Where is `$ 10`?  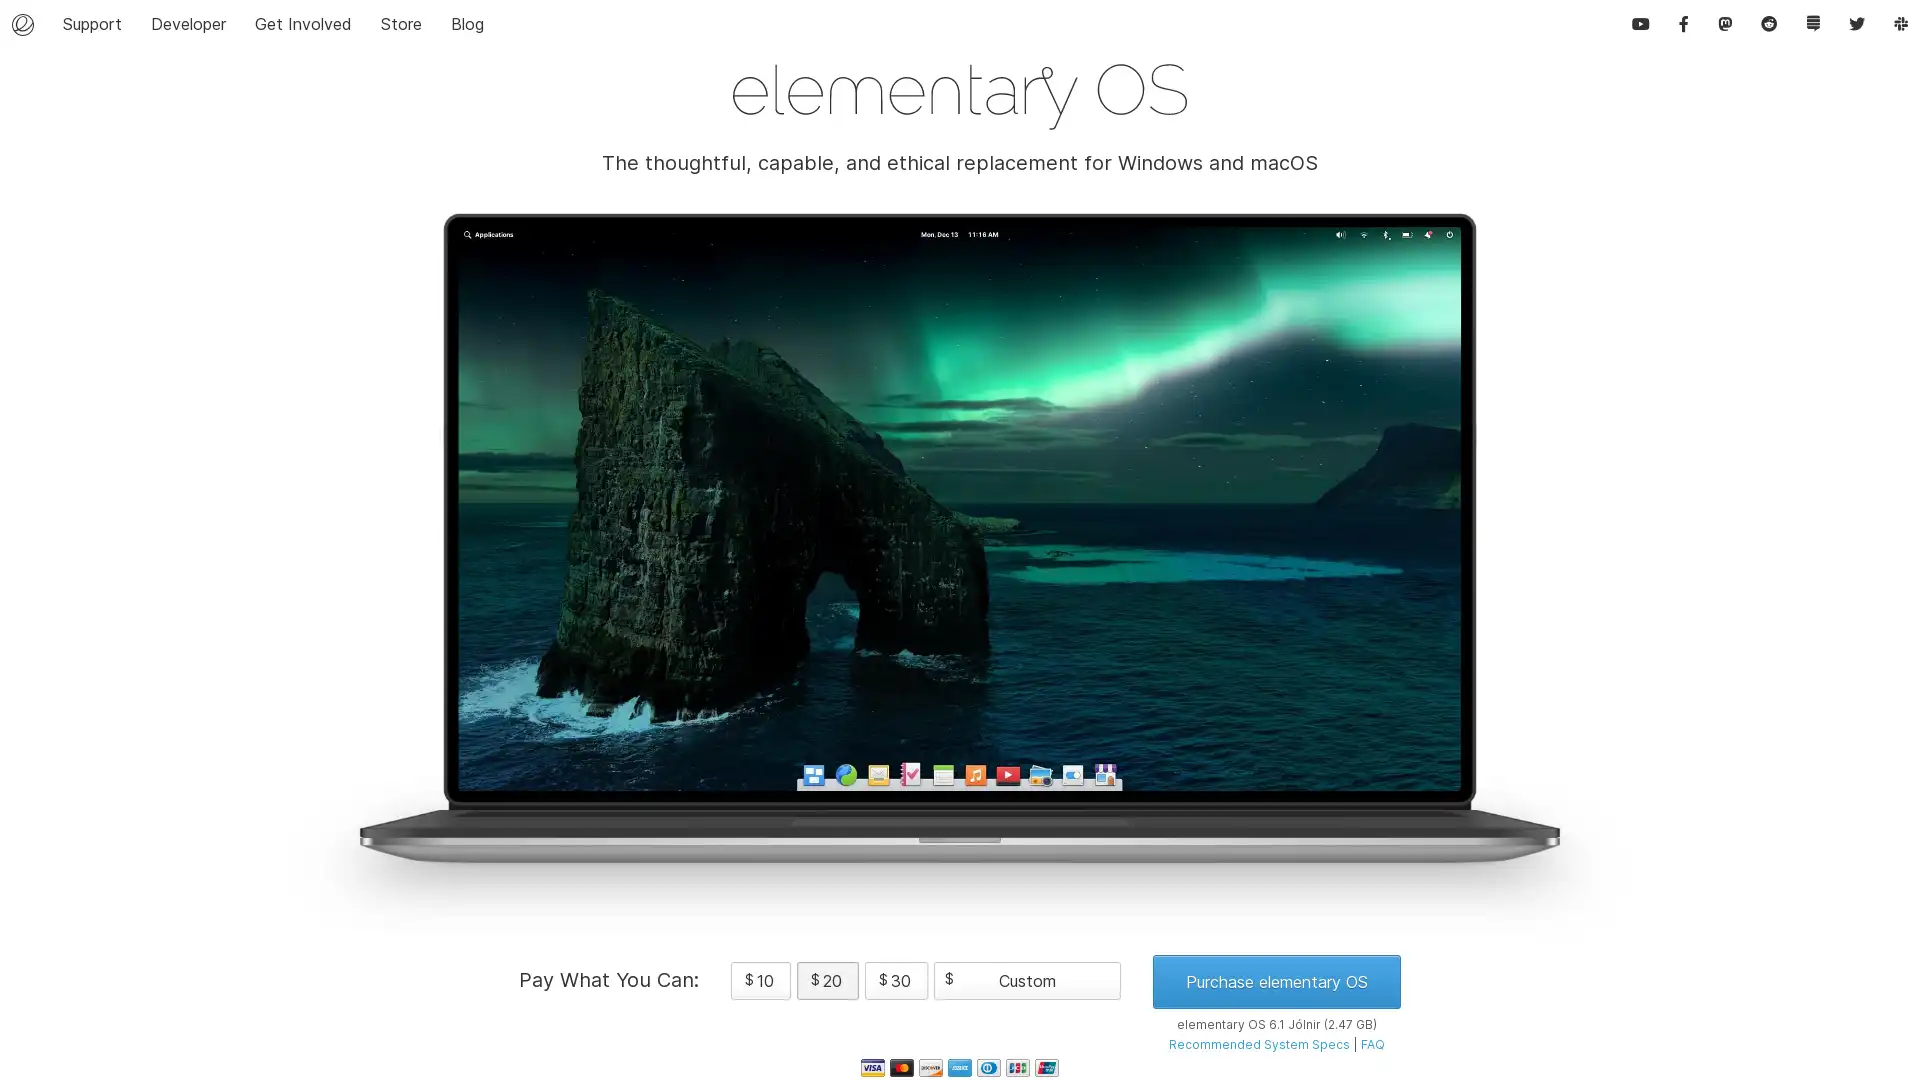
$ 10 is located at coordinates (760, 979).